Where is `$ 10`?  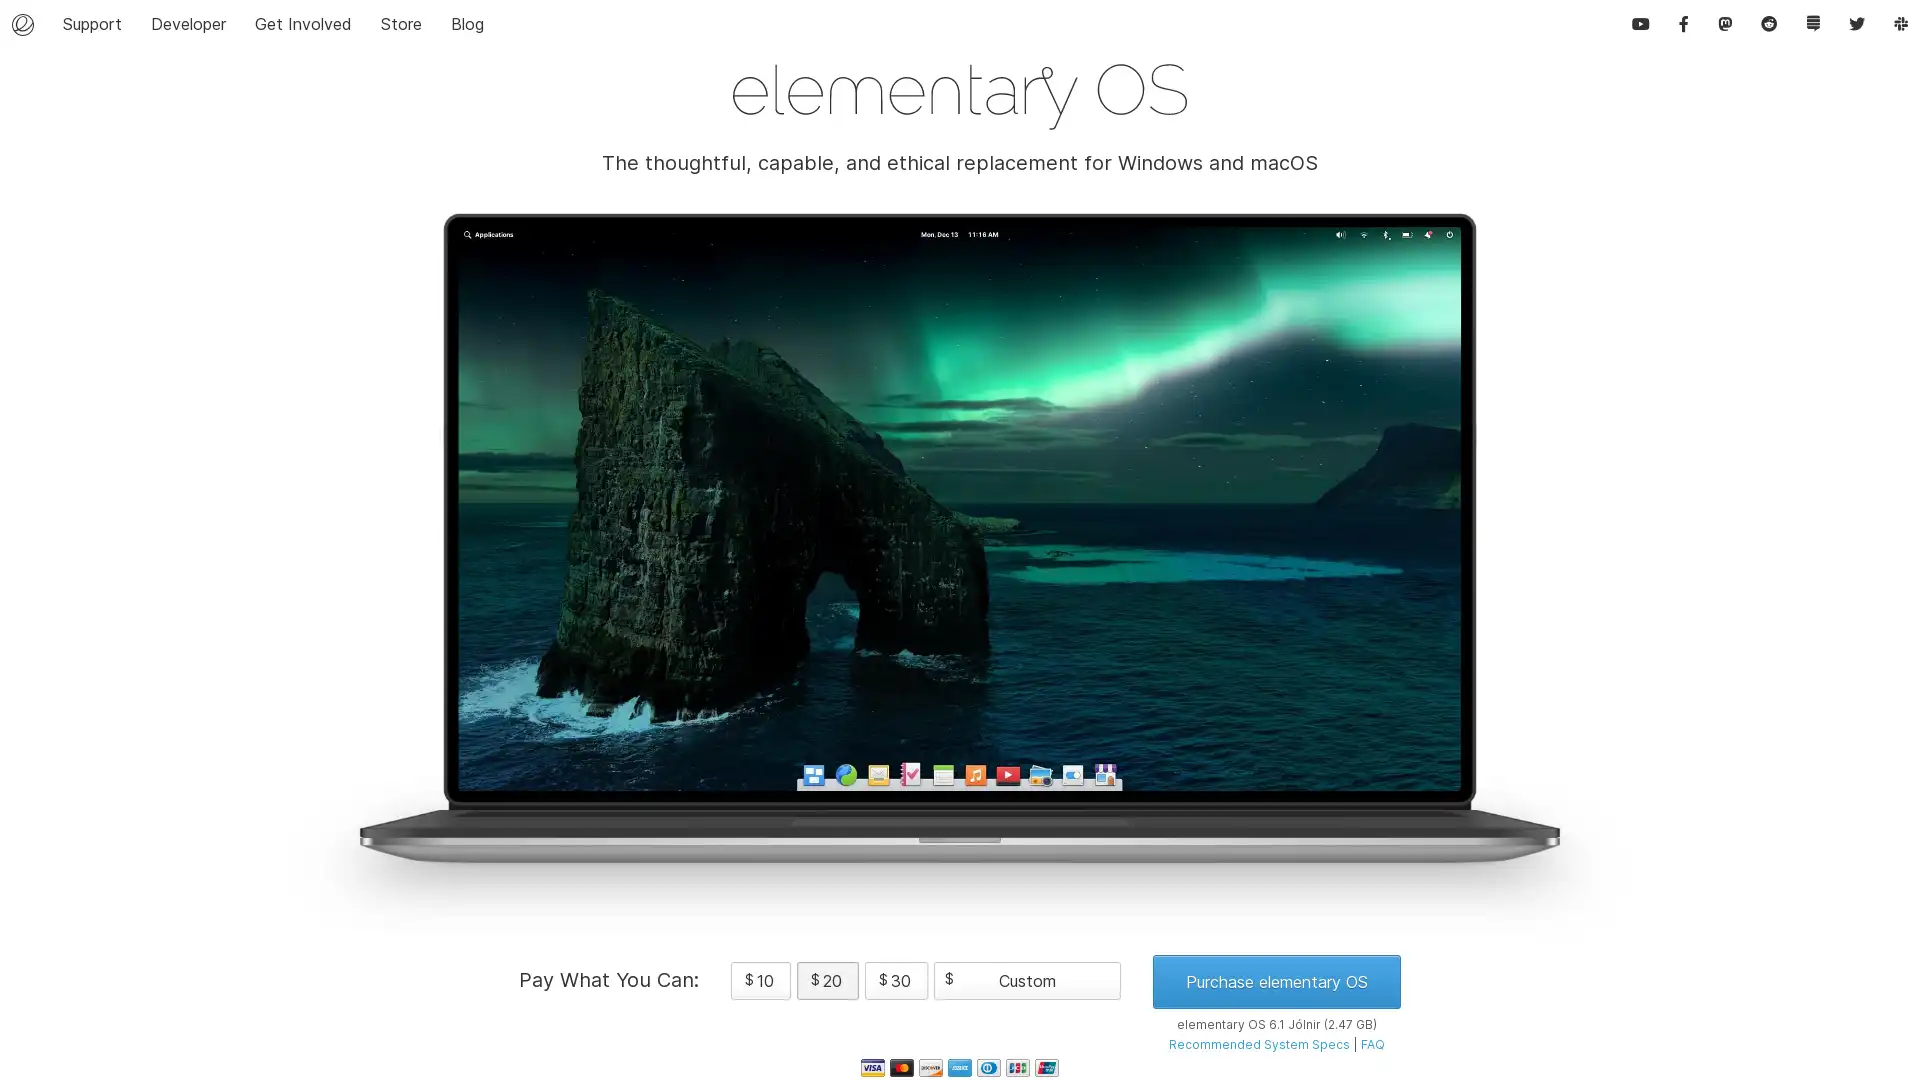
$ 10 is located at coordinates (760, 979).